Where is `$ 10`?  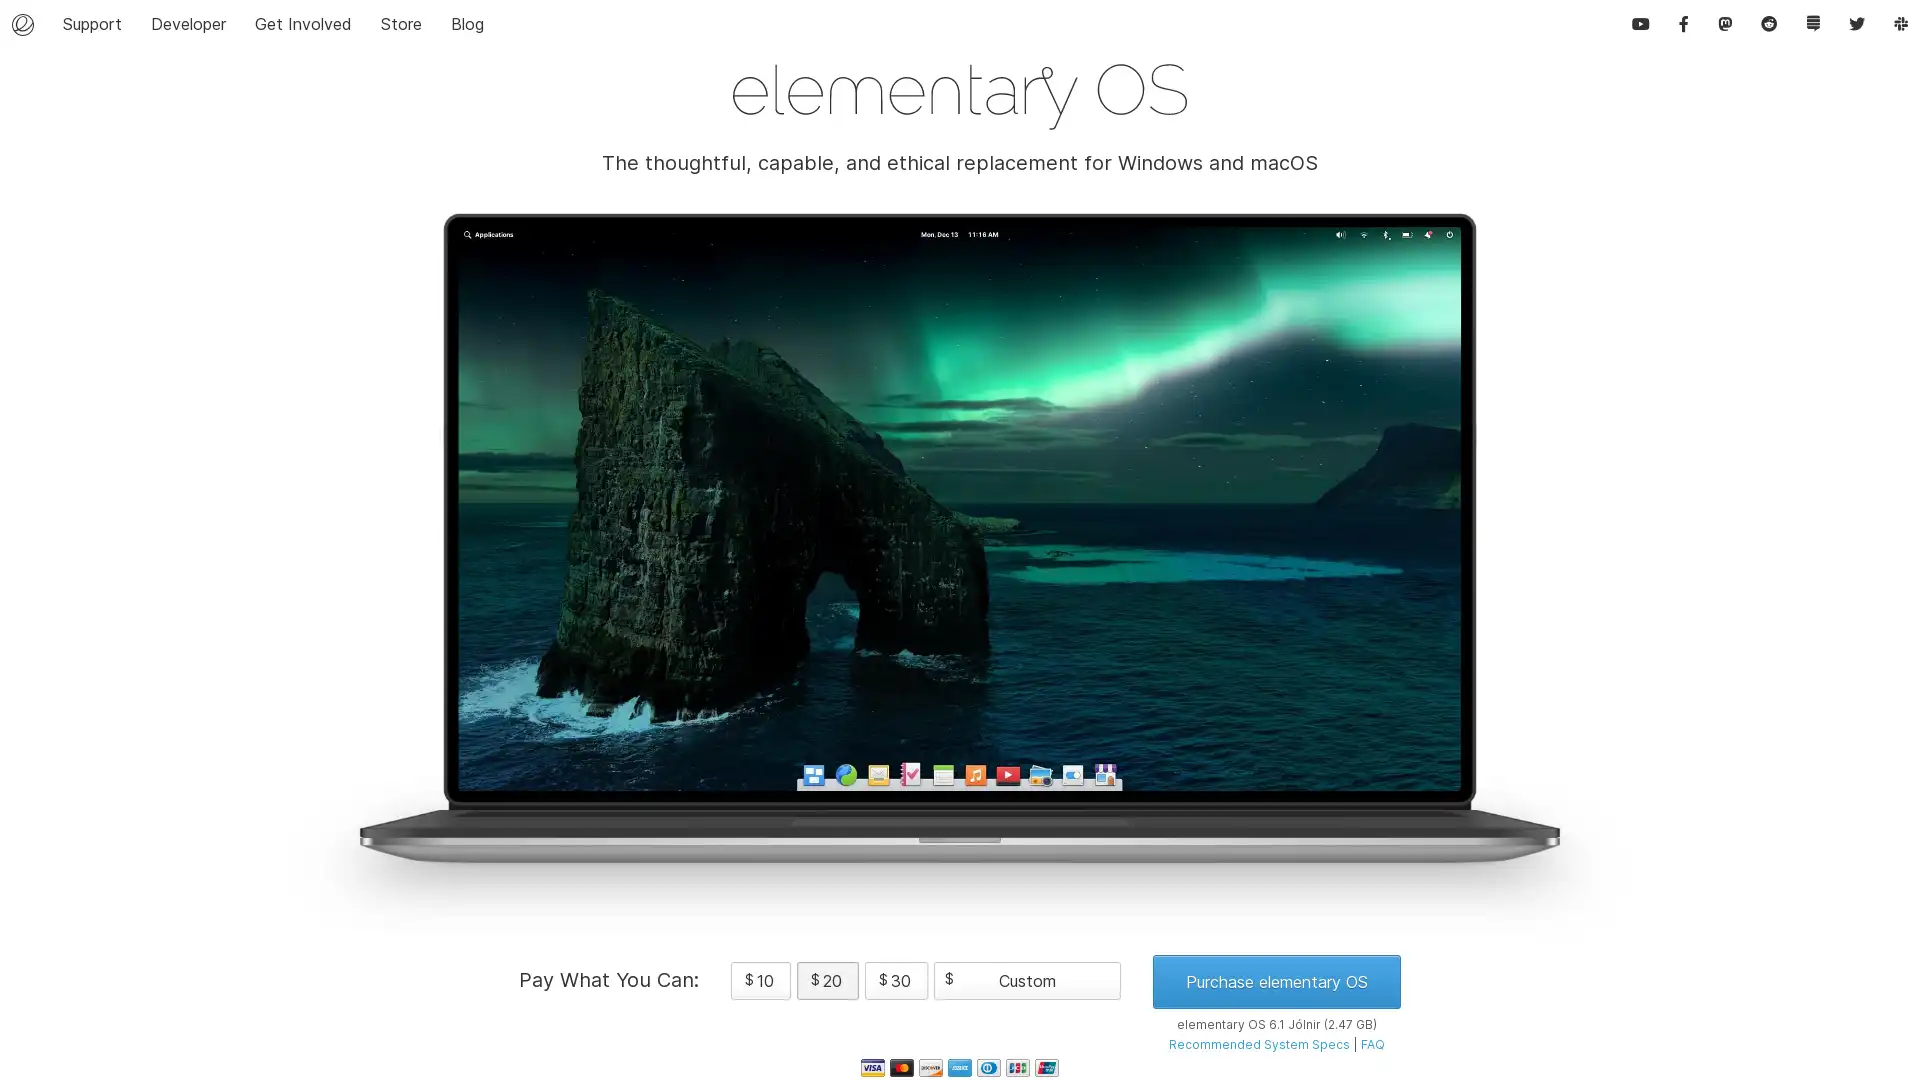
$ 10 is located at coordinates (760, 979).